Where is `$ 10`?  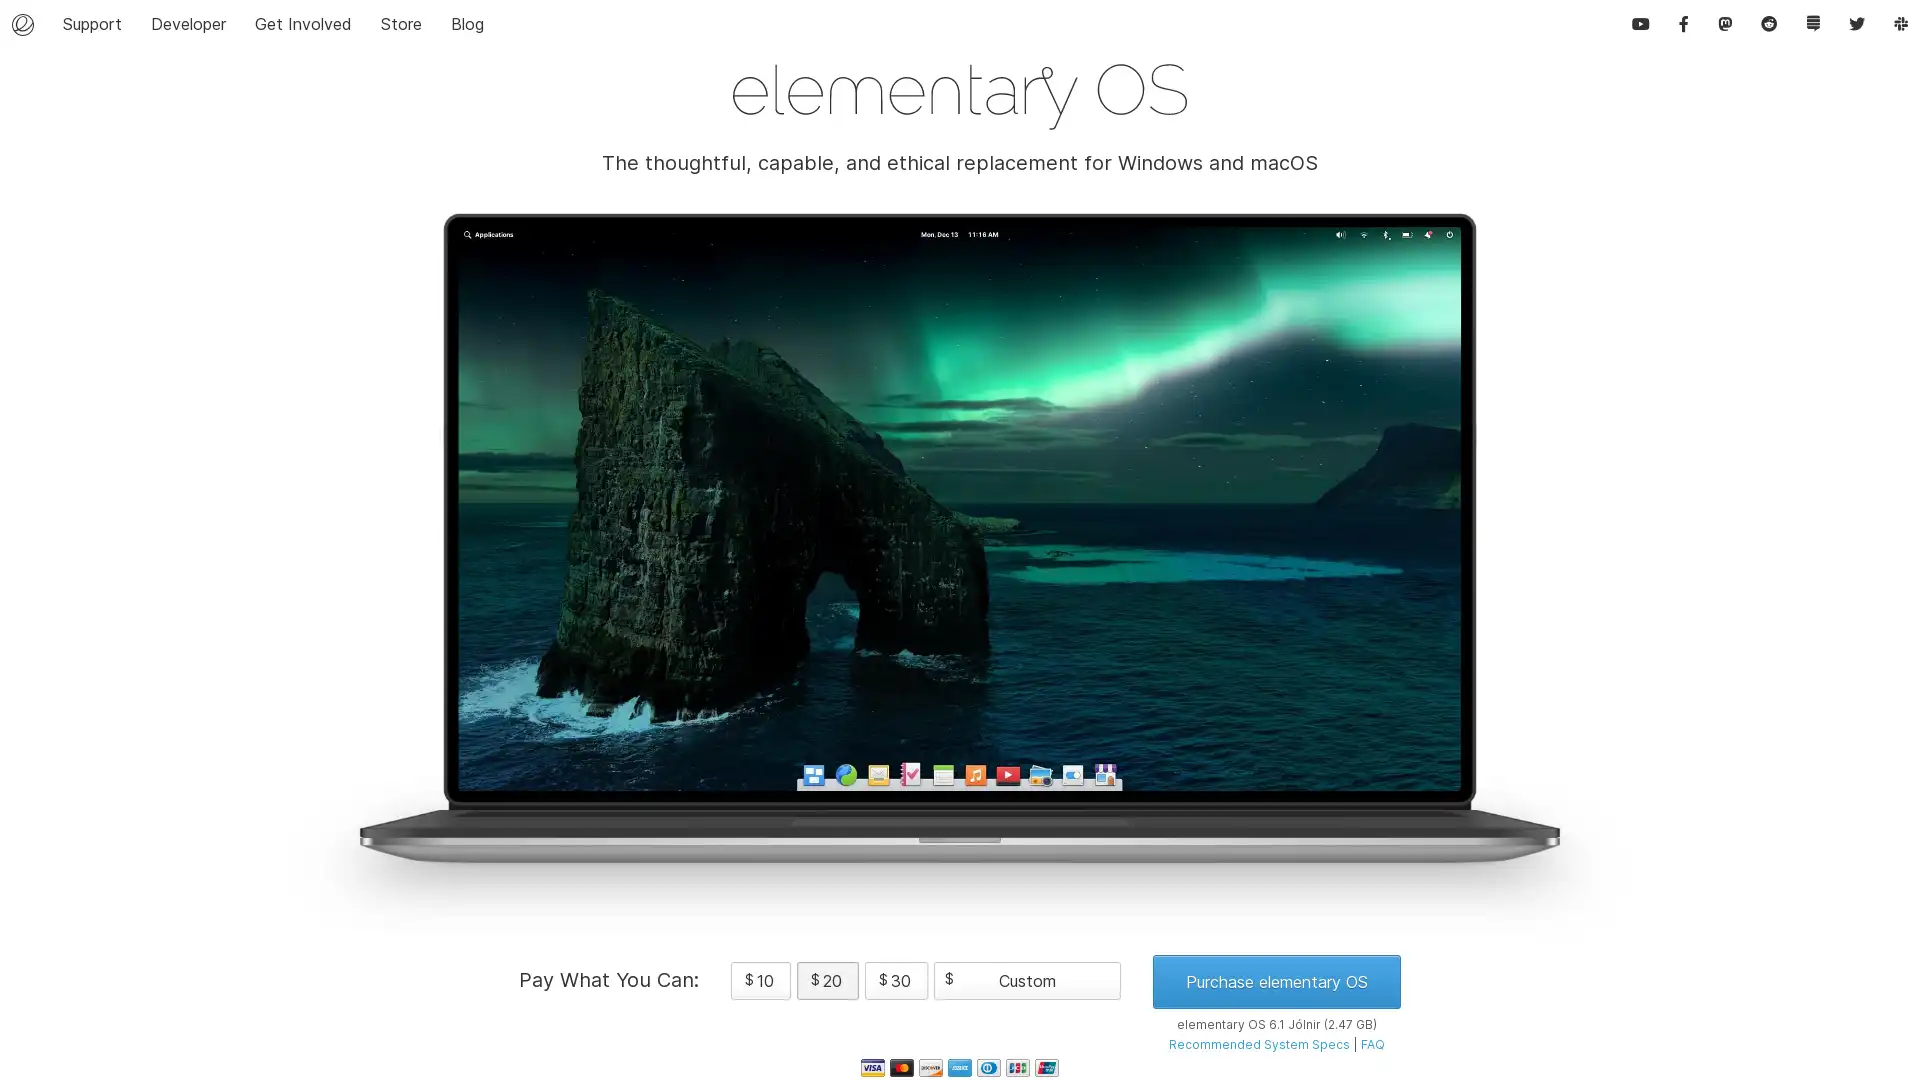
$ 10 is located at coordinates (760, 979).